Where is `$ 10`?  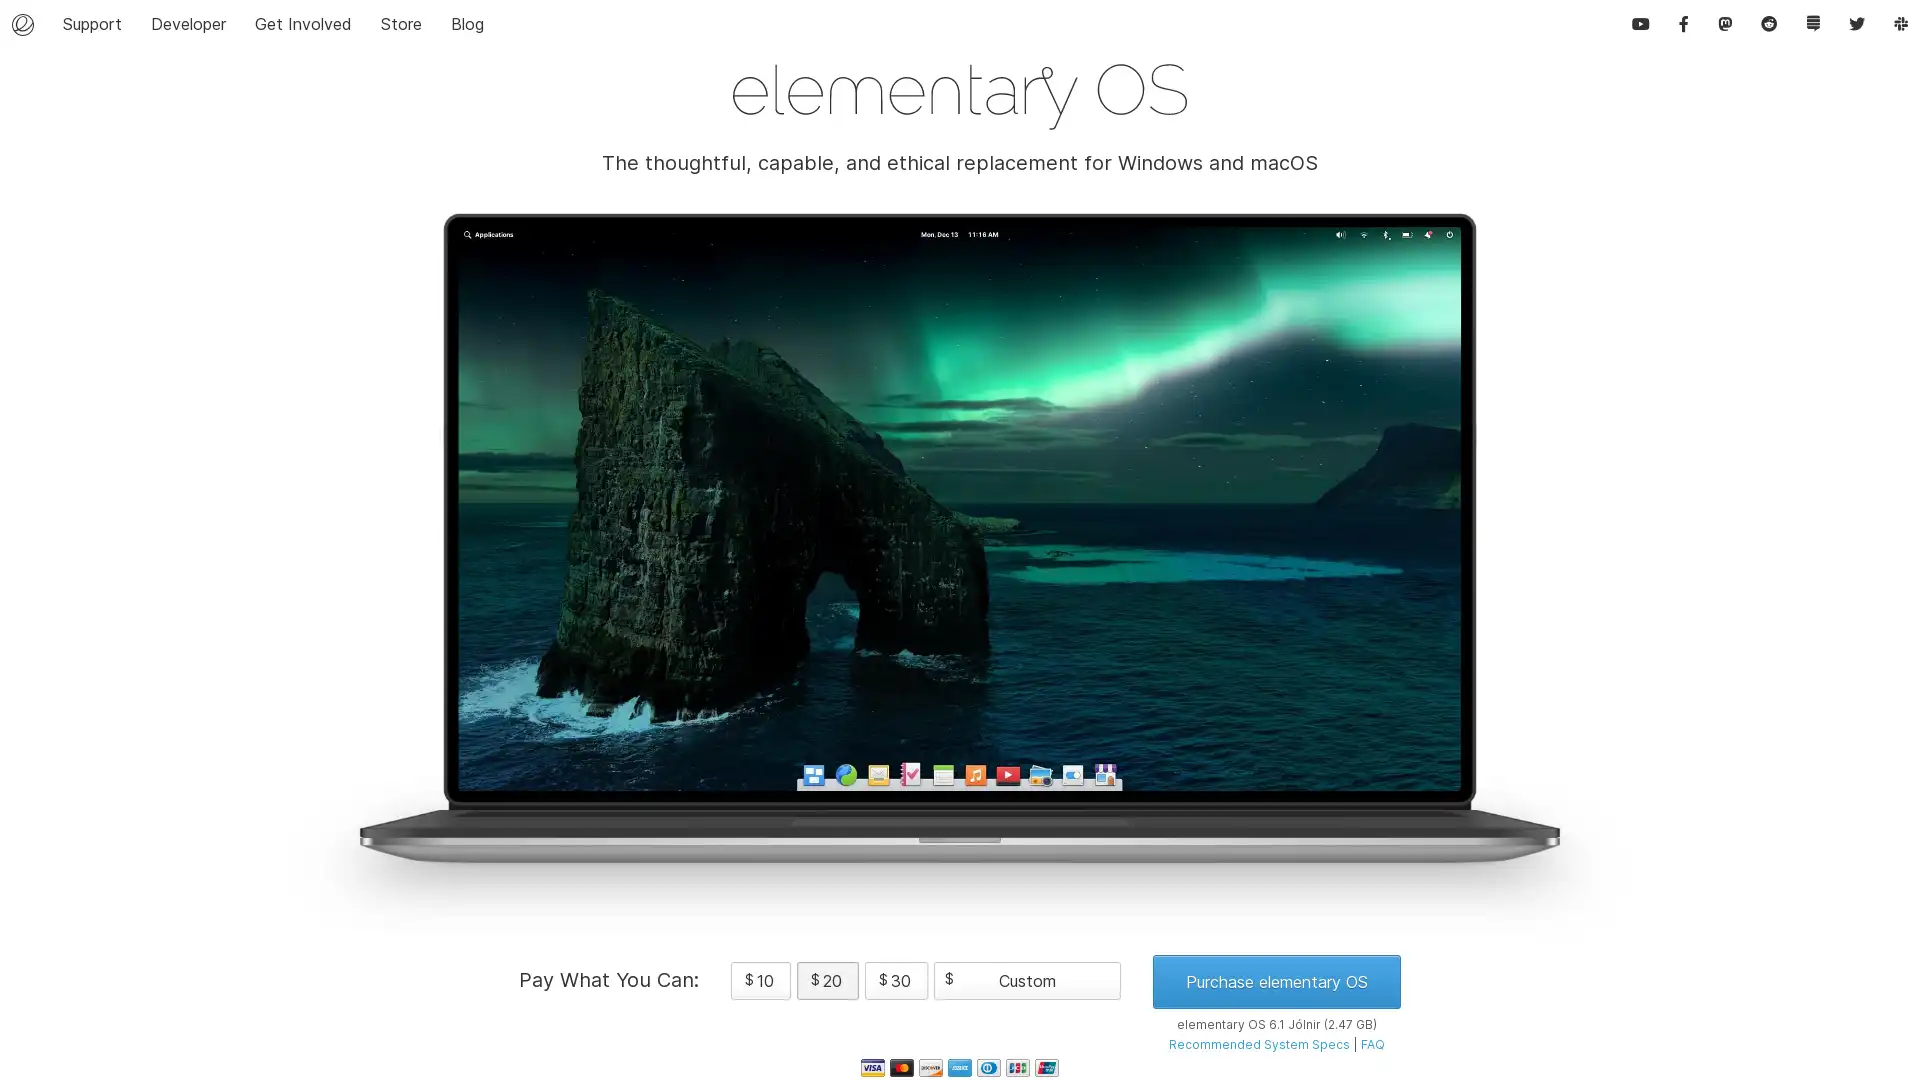
$ 10 is located at coordinates (760, 979).